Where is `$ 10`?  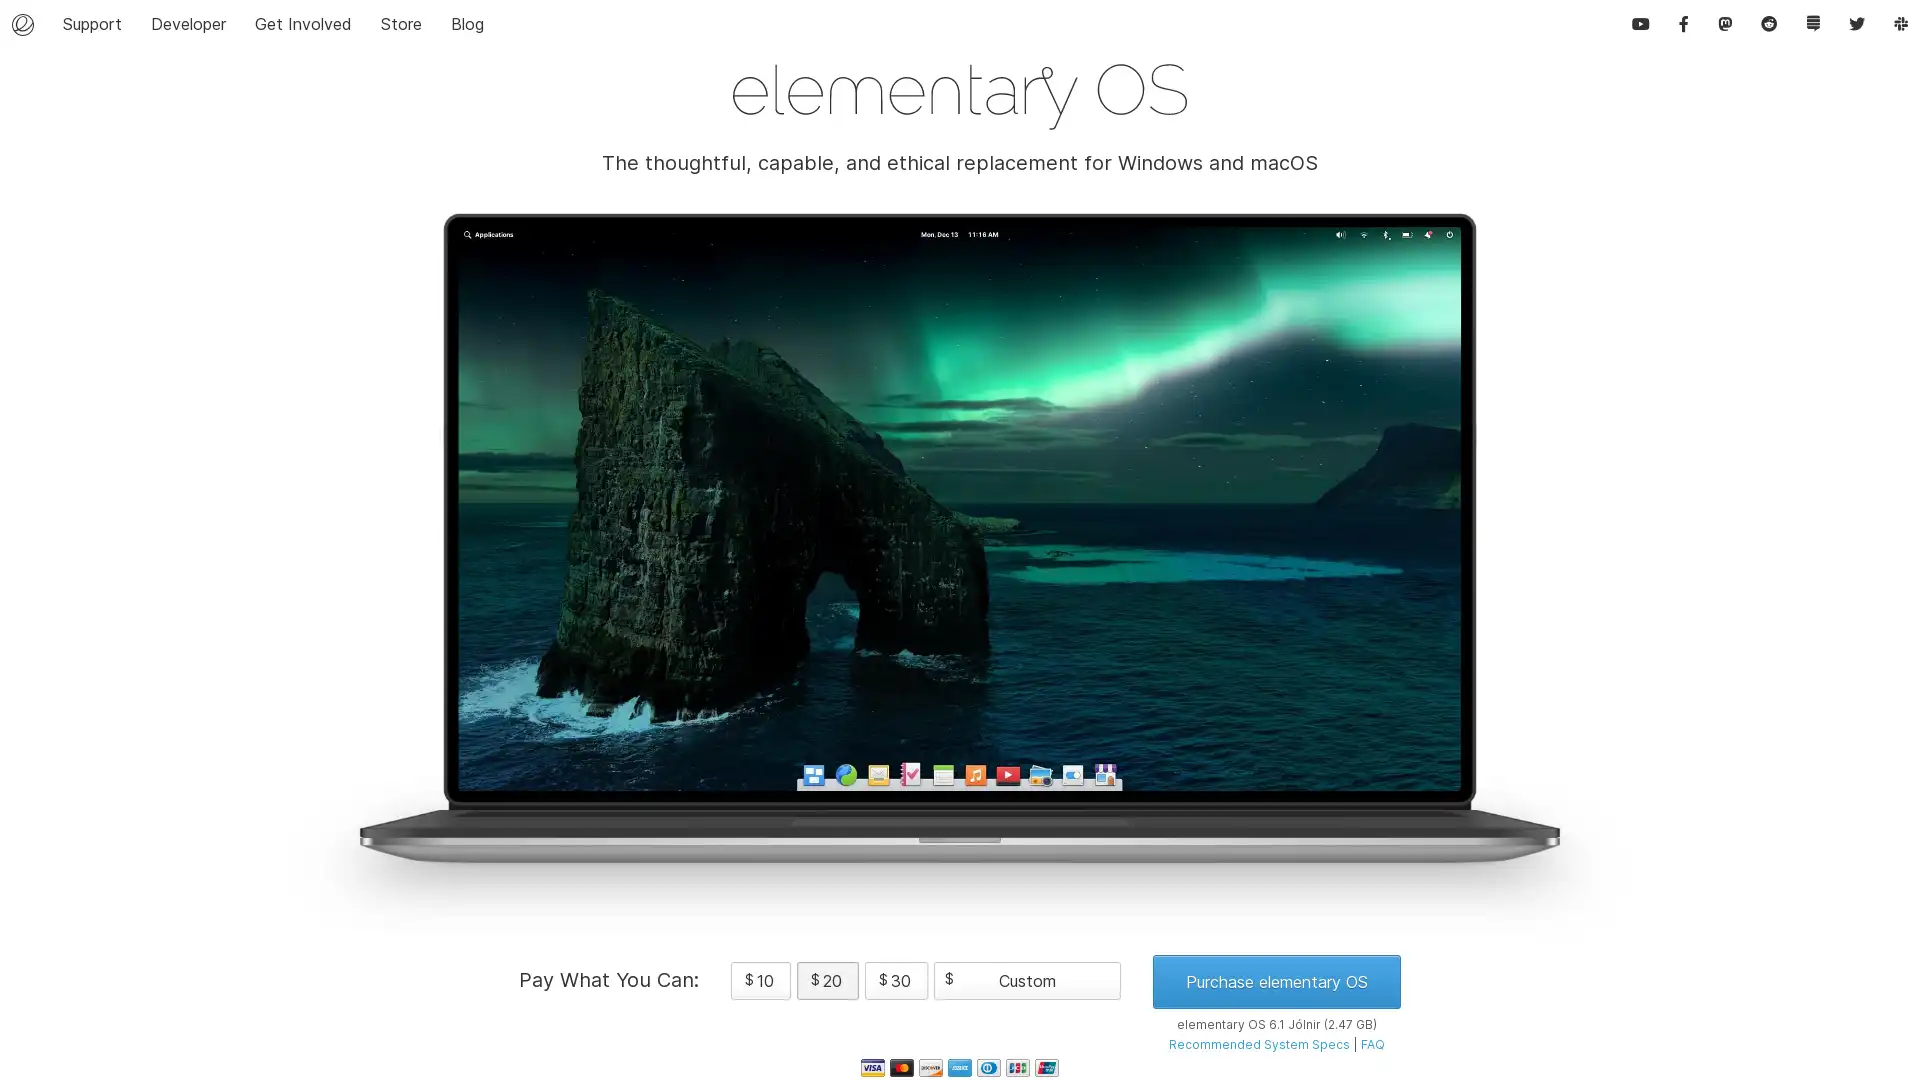
$ 10 is located at coordinates (760, 979).